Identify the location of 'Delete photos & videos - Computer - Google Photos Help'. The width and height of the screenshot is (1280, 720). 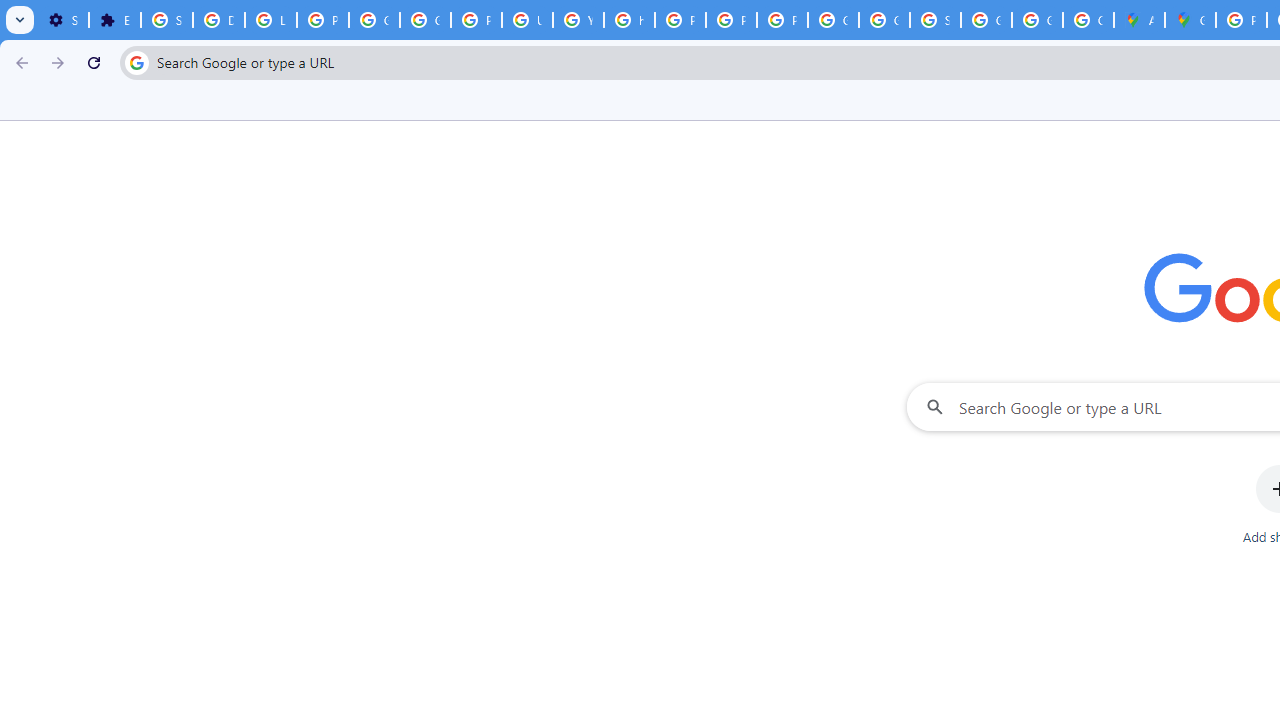
(218, 20).